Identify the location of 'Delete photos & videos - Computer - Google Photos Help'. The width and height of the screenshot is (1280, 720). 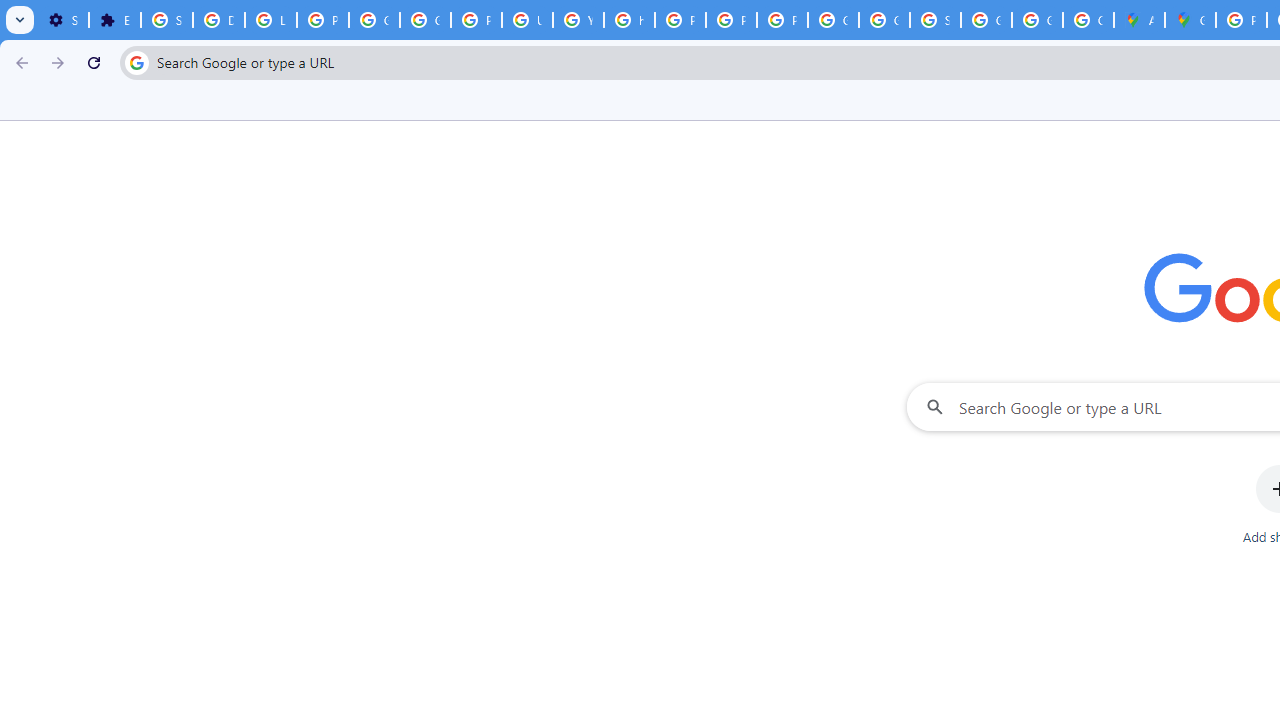
(218, 20).